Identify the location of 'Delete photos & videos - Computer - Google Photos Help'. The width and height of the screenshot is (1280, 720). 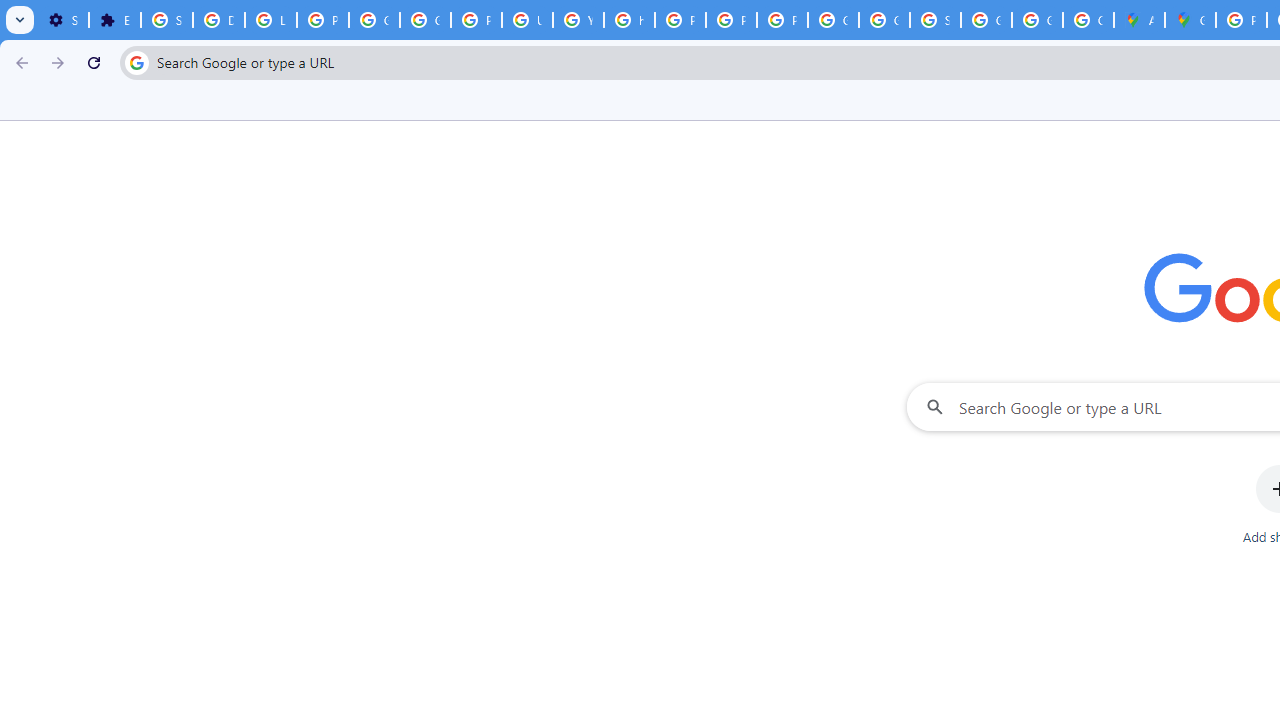
(218, 20).